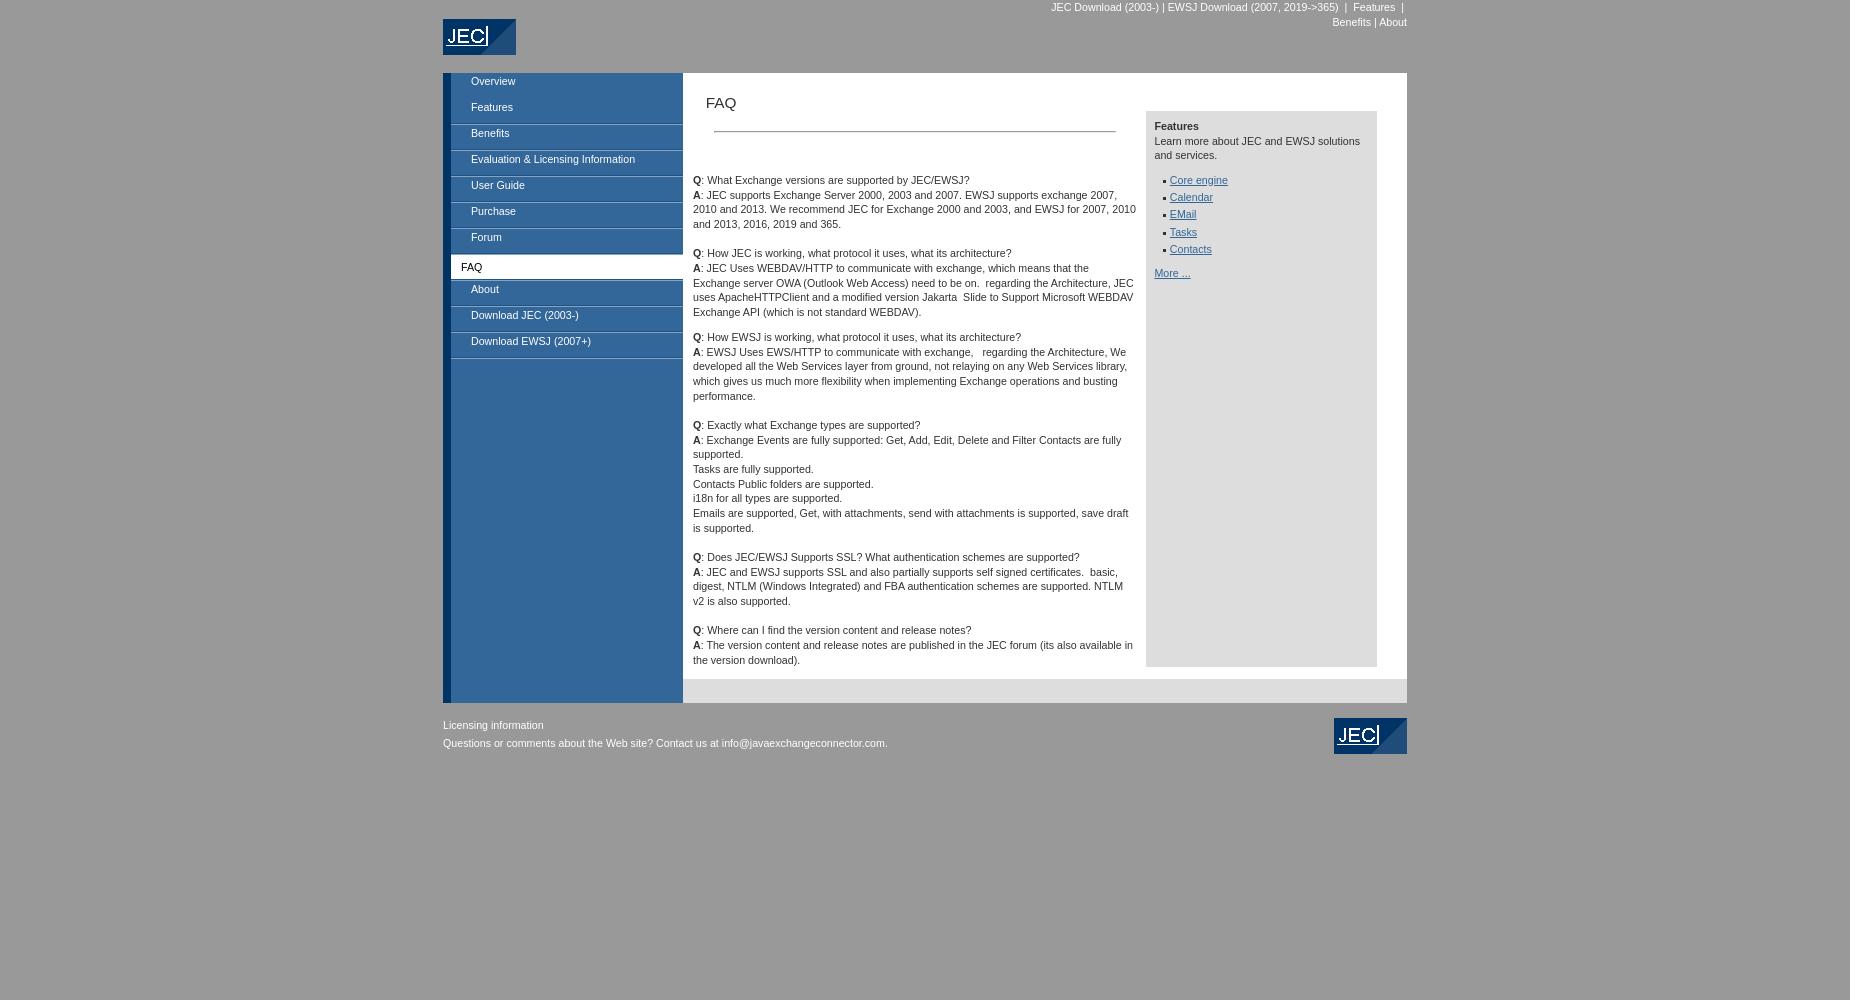  I want to click on ': How JEC is working, what protocol it uses, 
                            what its architecture?', so click(855, 253).